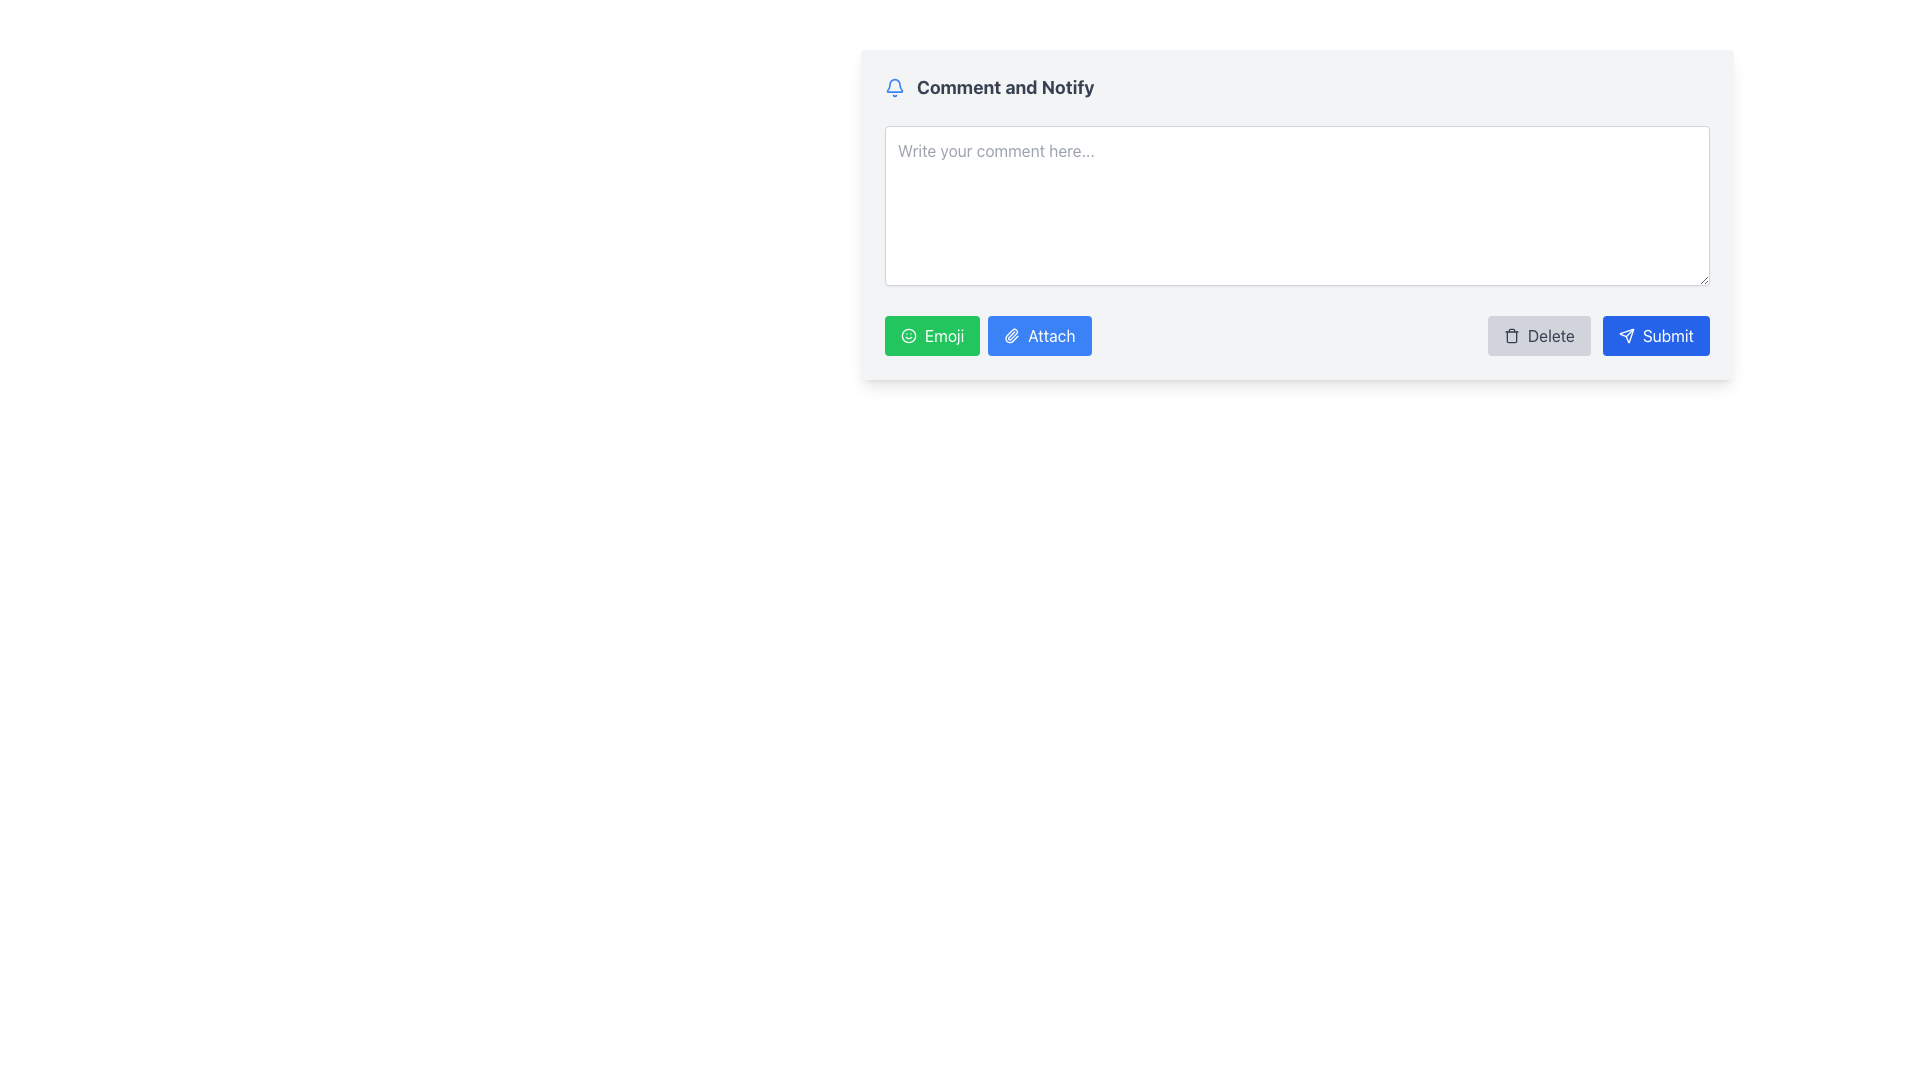 This screenshot has height=1080, width=1920. Describe the element at coordinates (931, 334) in the screenshot. I see `the emoji button located on the bottom-left side of the comment box` at that location.